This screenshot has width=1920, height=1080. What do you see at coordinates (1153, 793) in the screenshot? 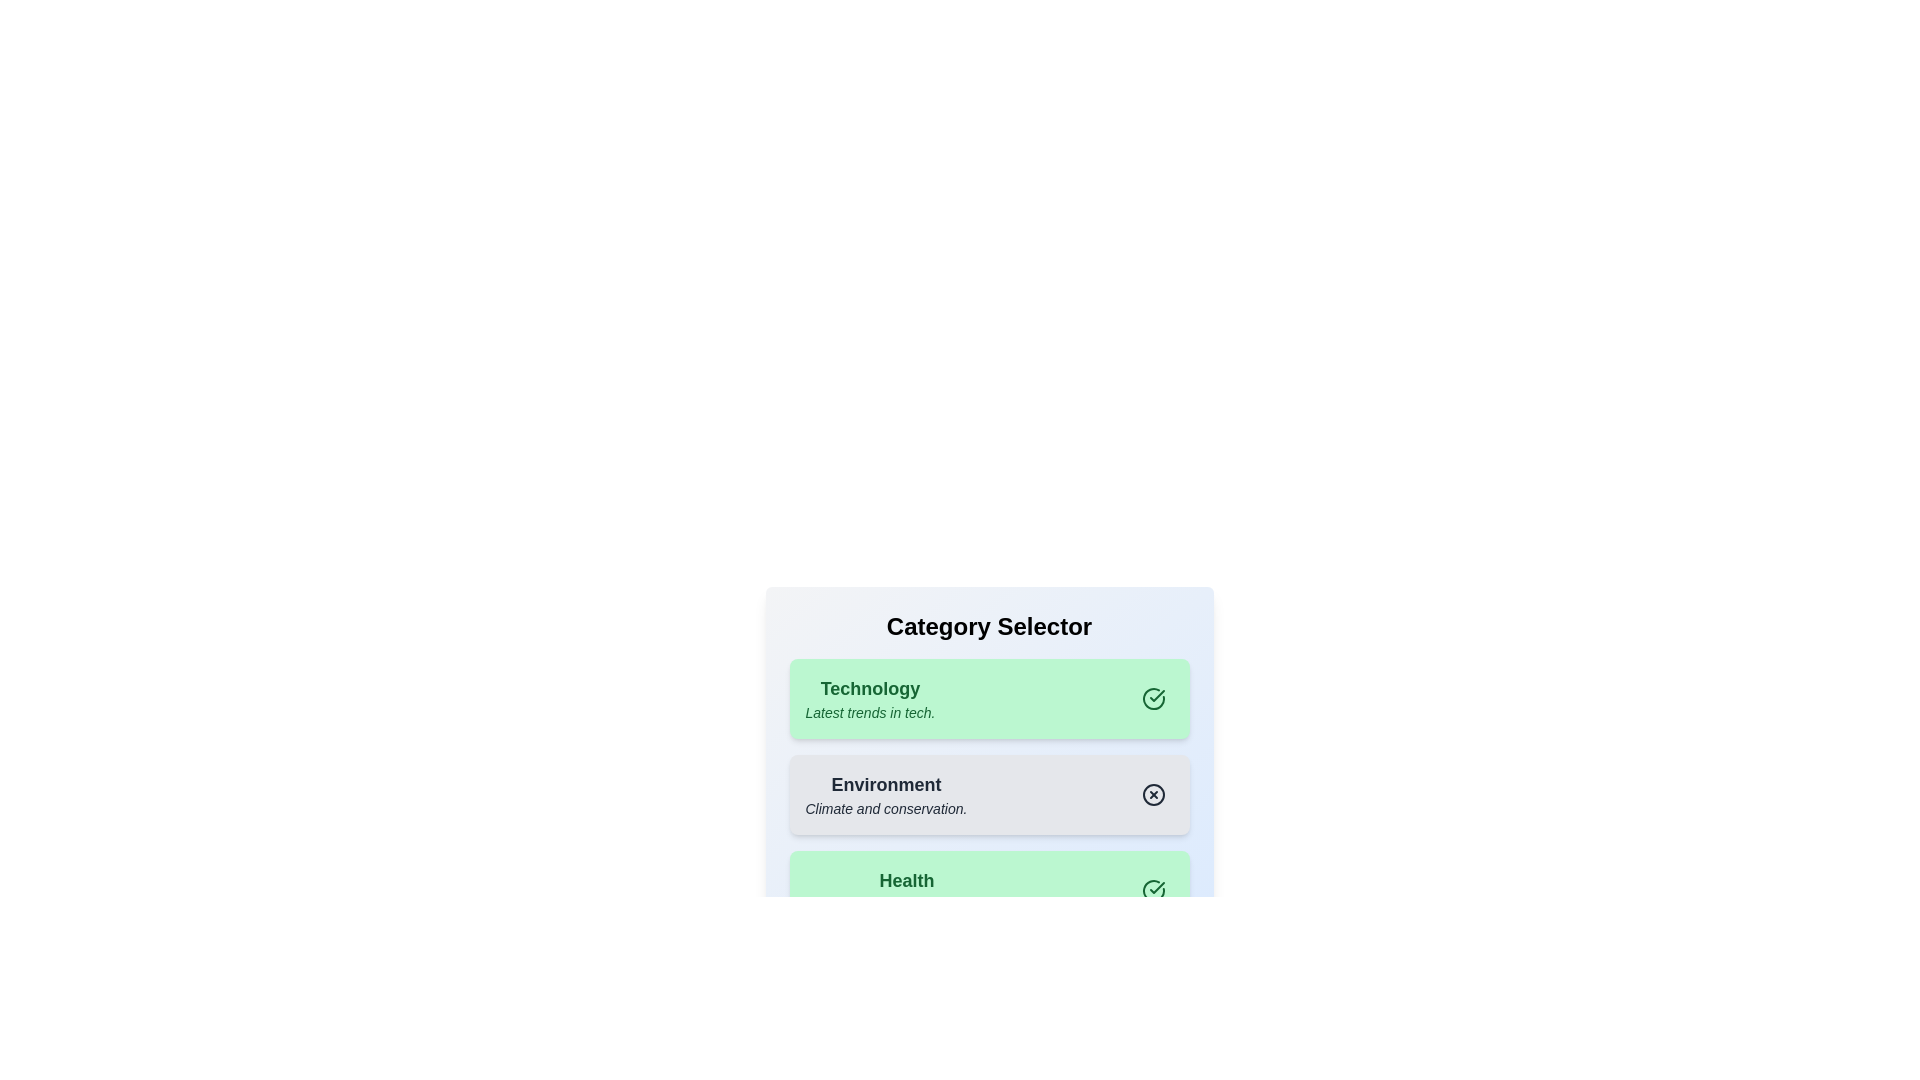
I see `the toggle button for the category Environment to toggle its active state` at bounding box center [1153, 793].